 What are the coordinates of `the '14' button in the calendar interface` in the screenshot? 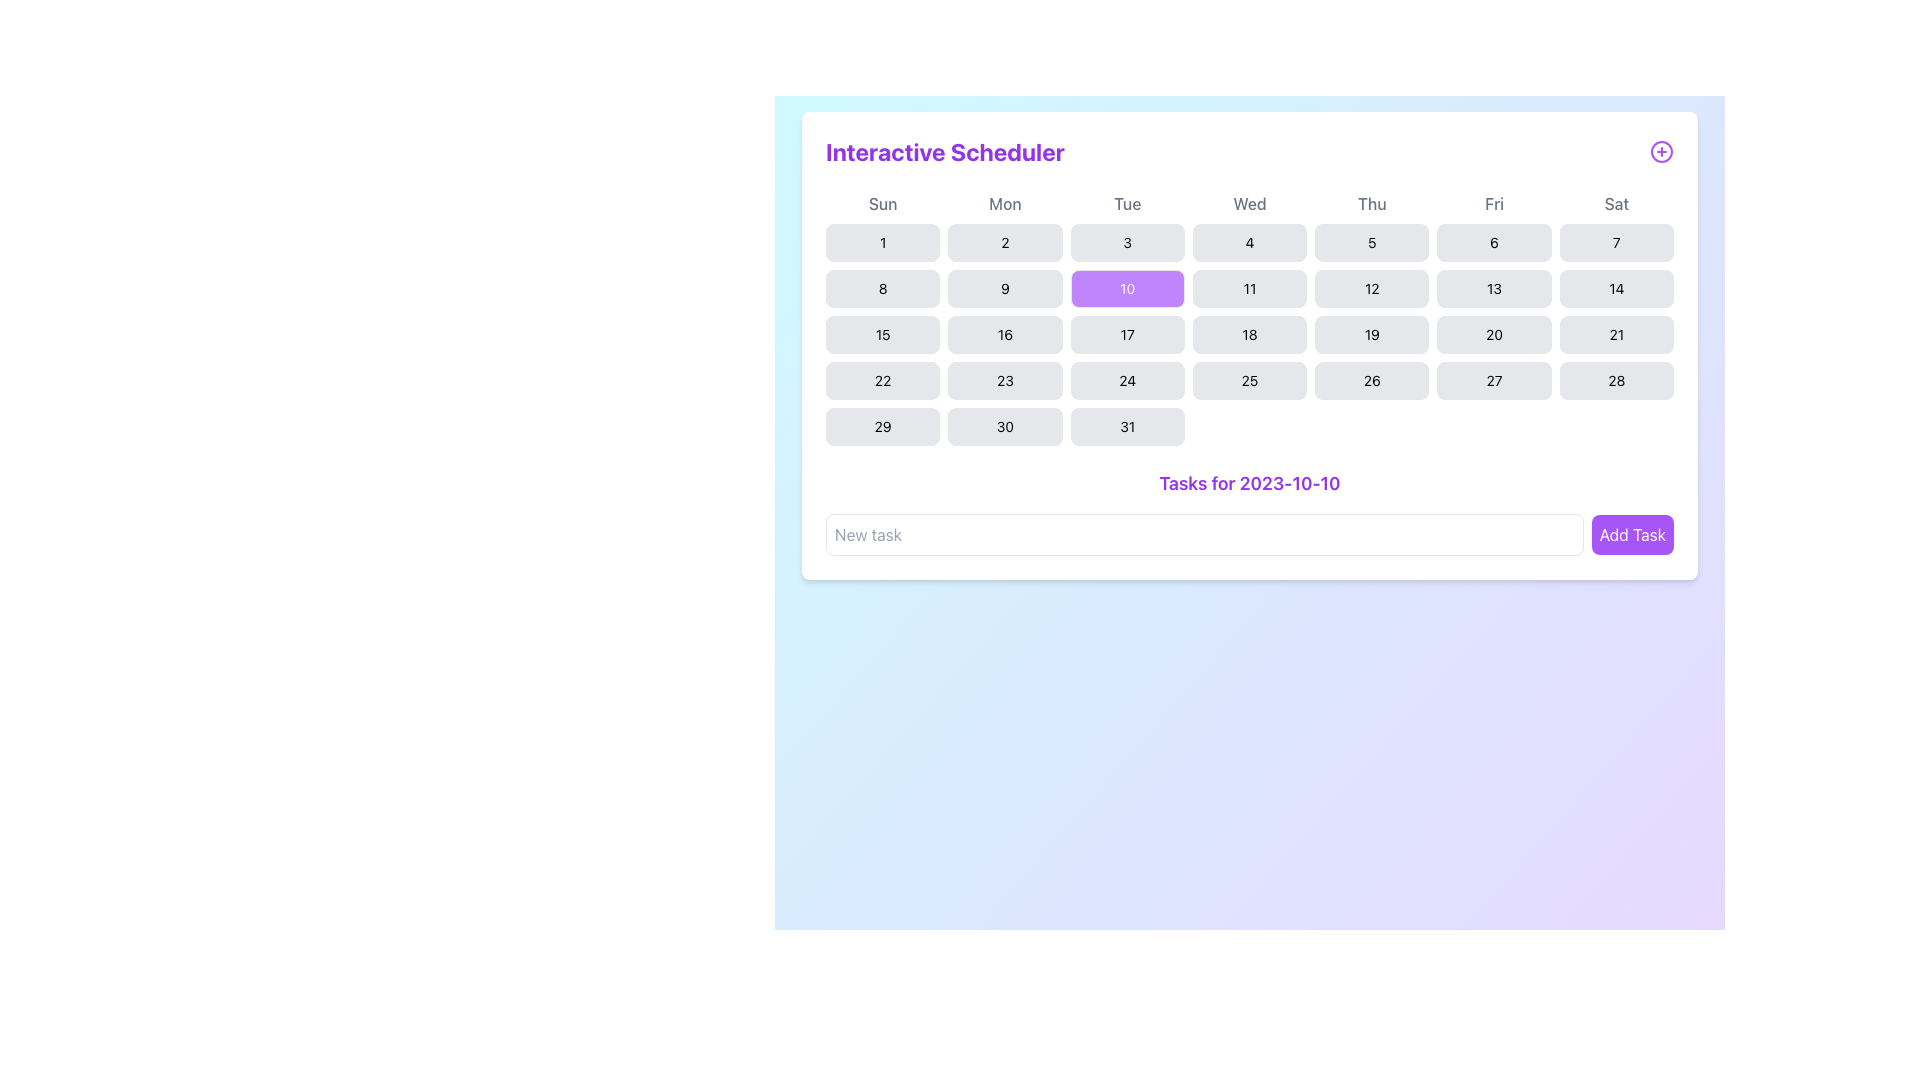 It's located at (1616, 289).